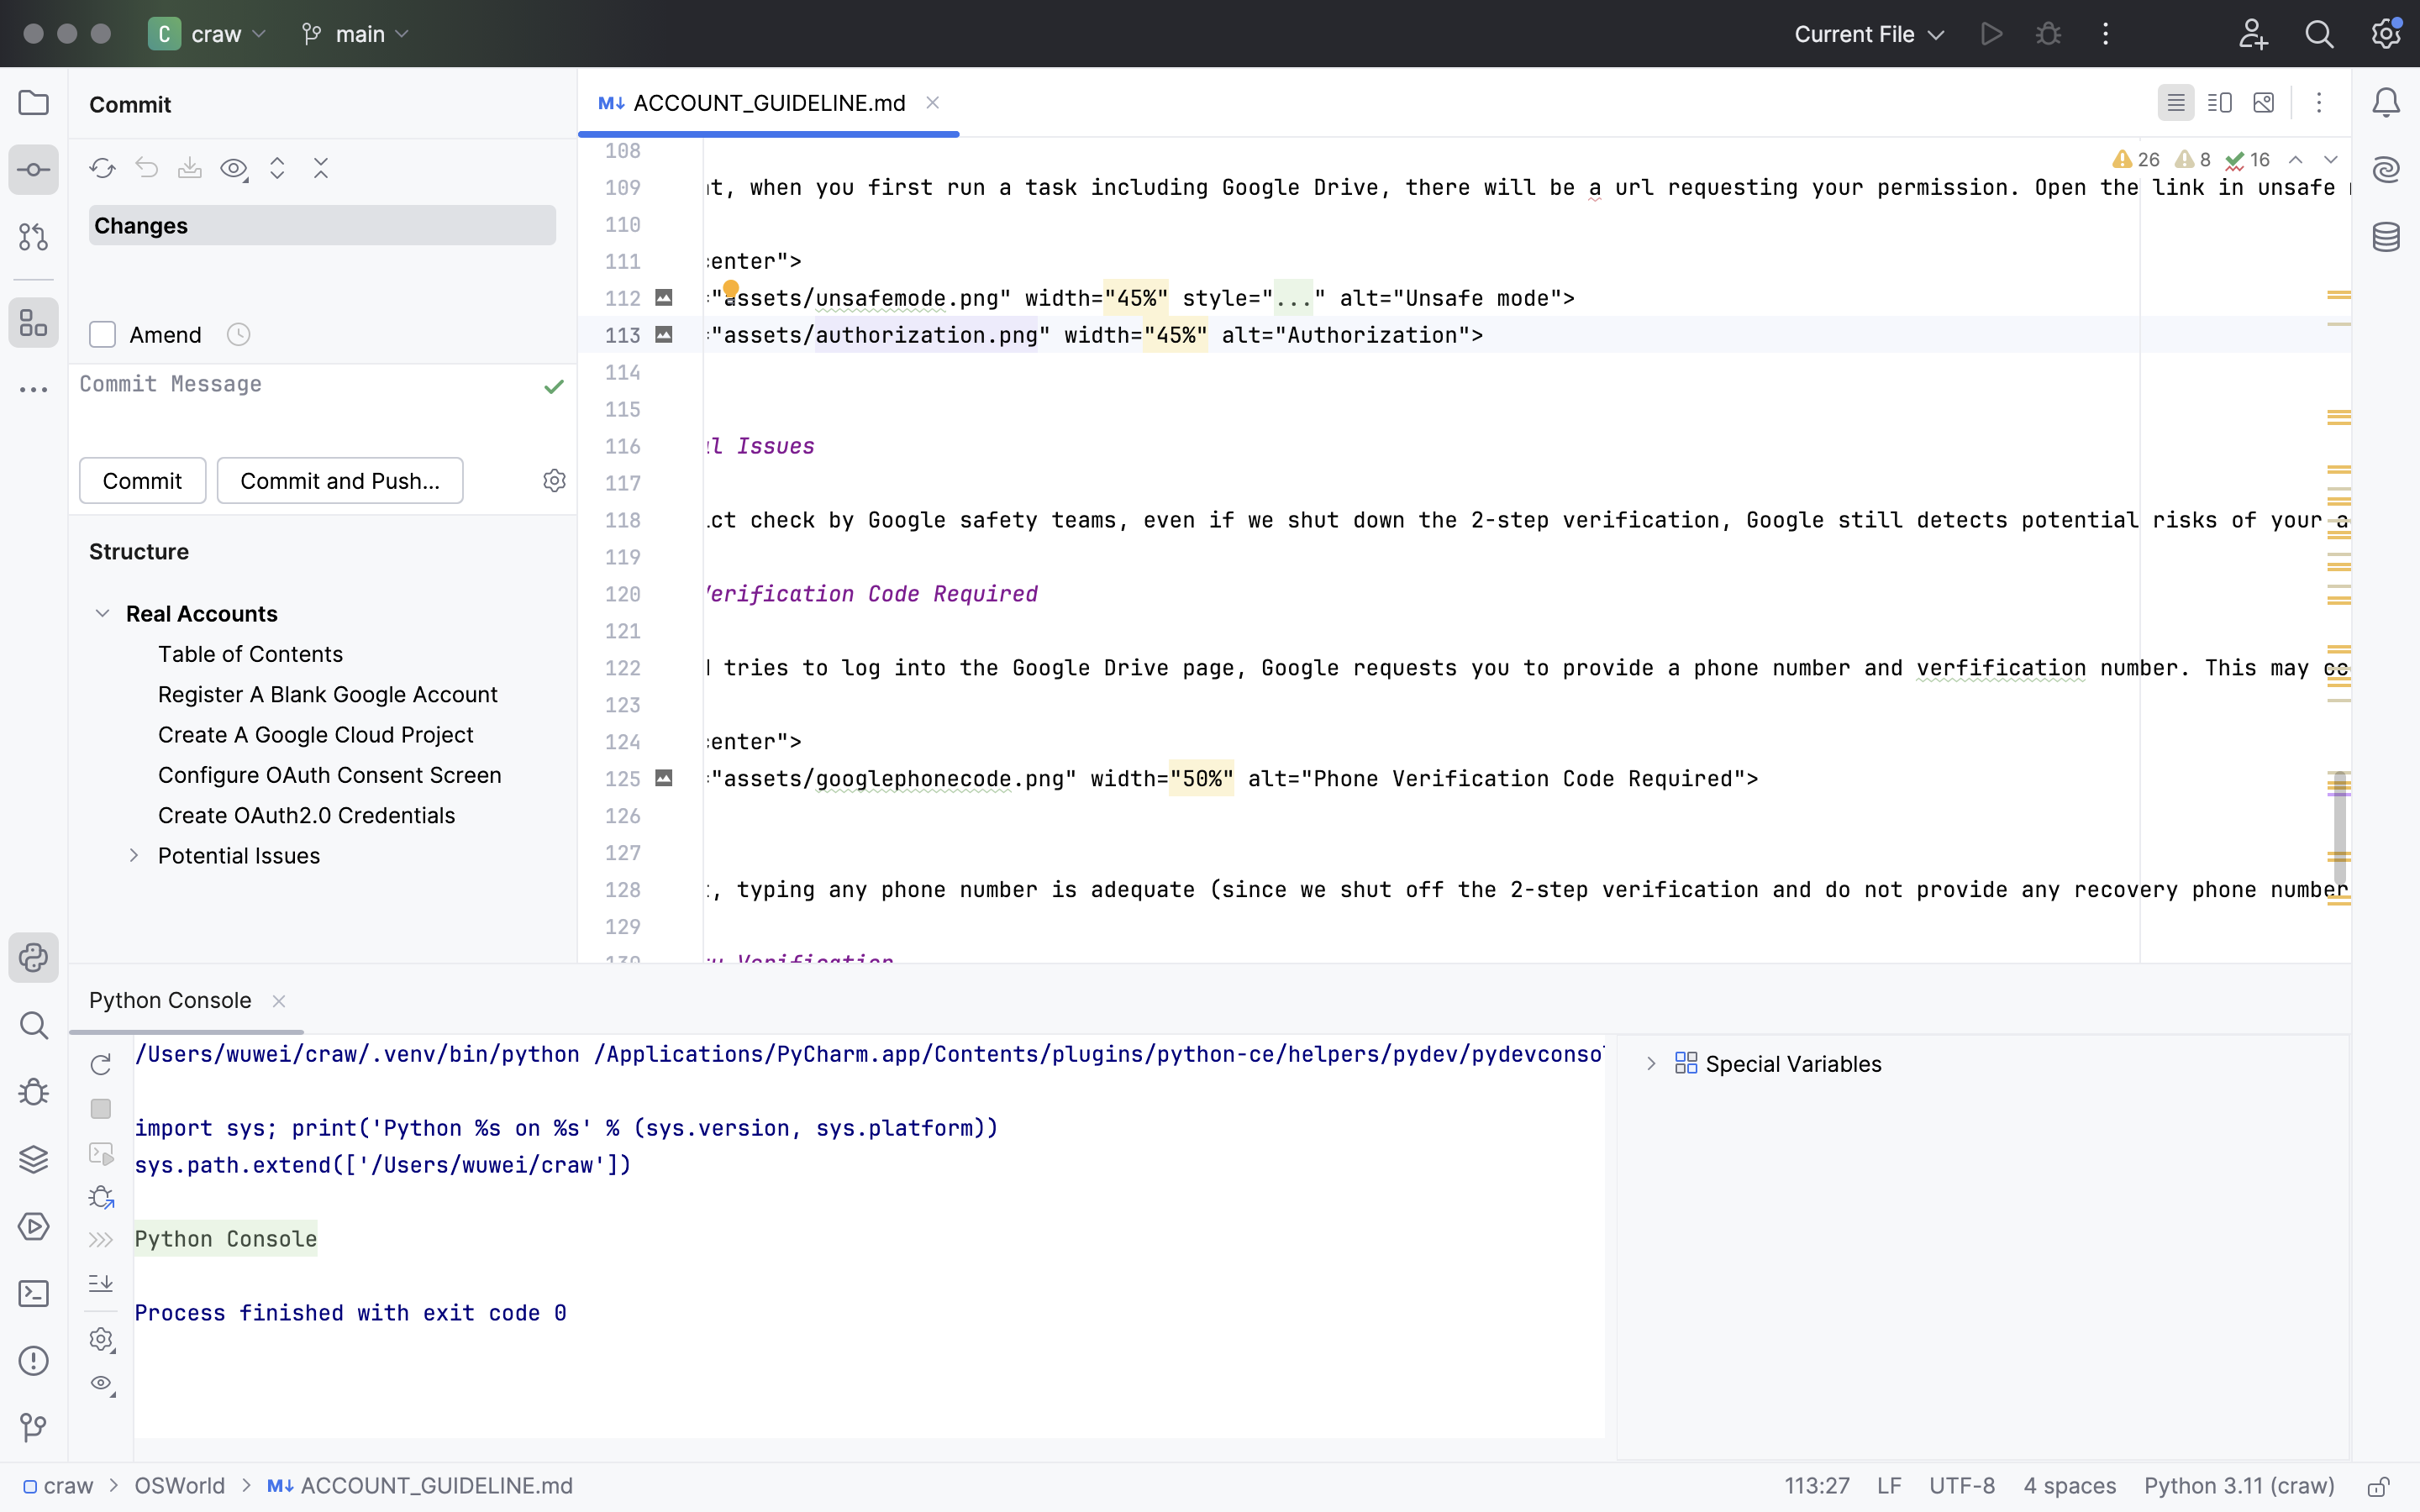  What do you see at coordinates (1817, 1487) in the screenshot?
I see `'113:27'` at bounding box center [1817, 1487].